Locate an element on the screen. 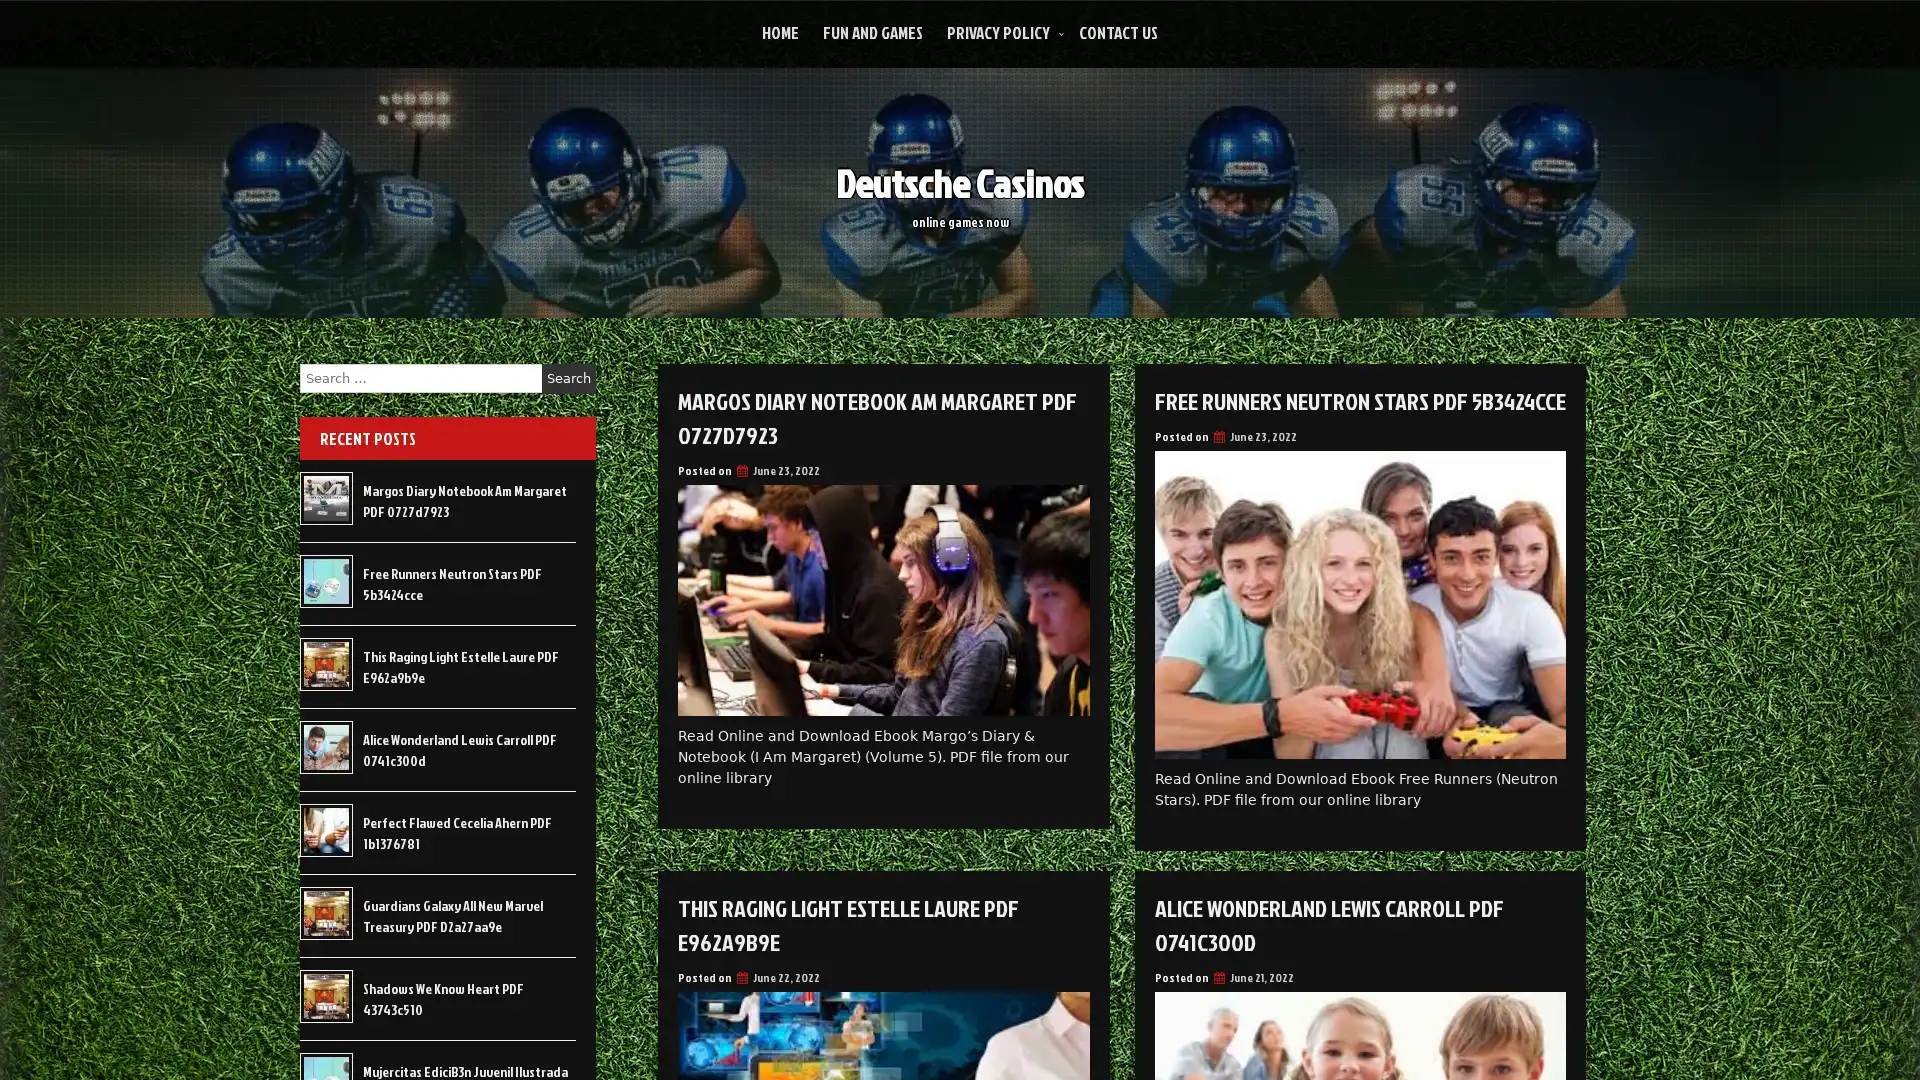 The width and height of the screenshot is (1920, 1080). Search is located at coordinates (568, 378).